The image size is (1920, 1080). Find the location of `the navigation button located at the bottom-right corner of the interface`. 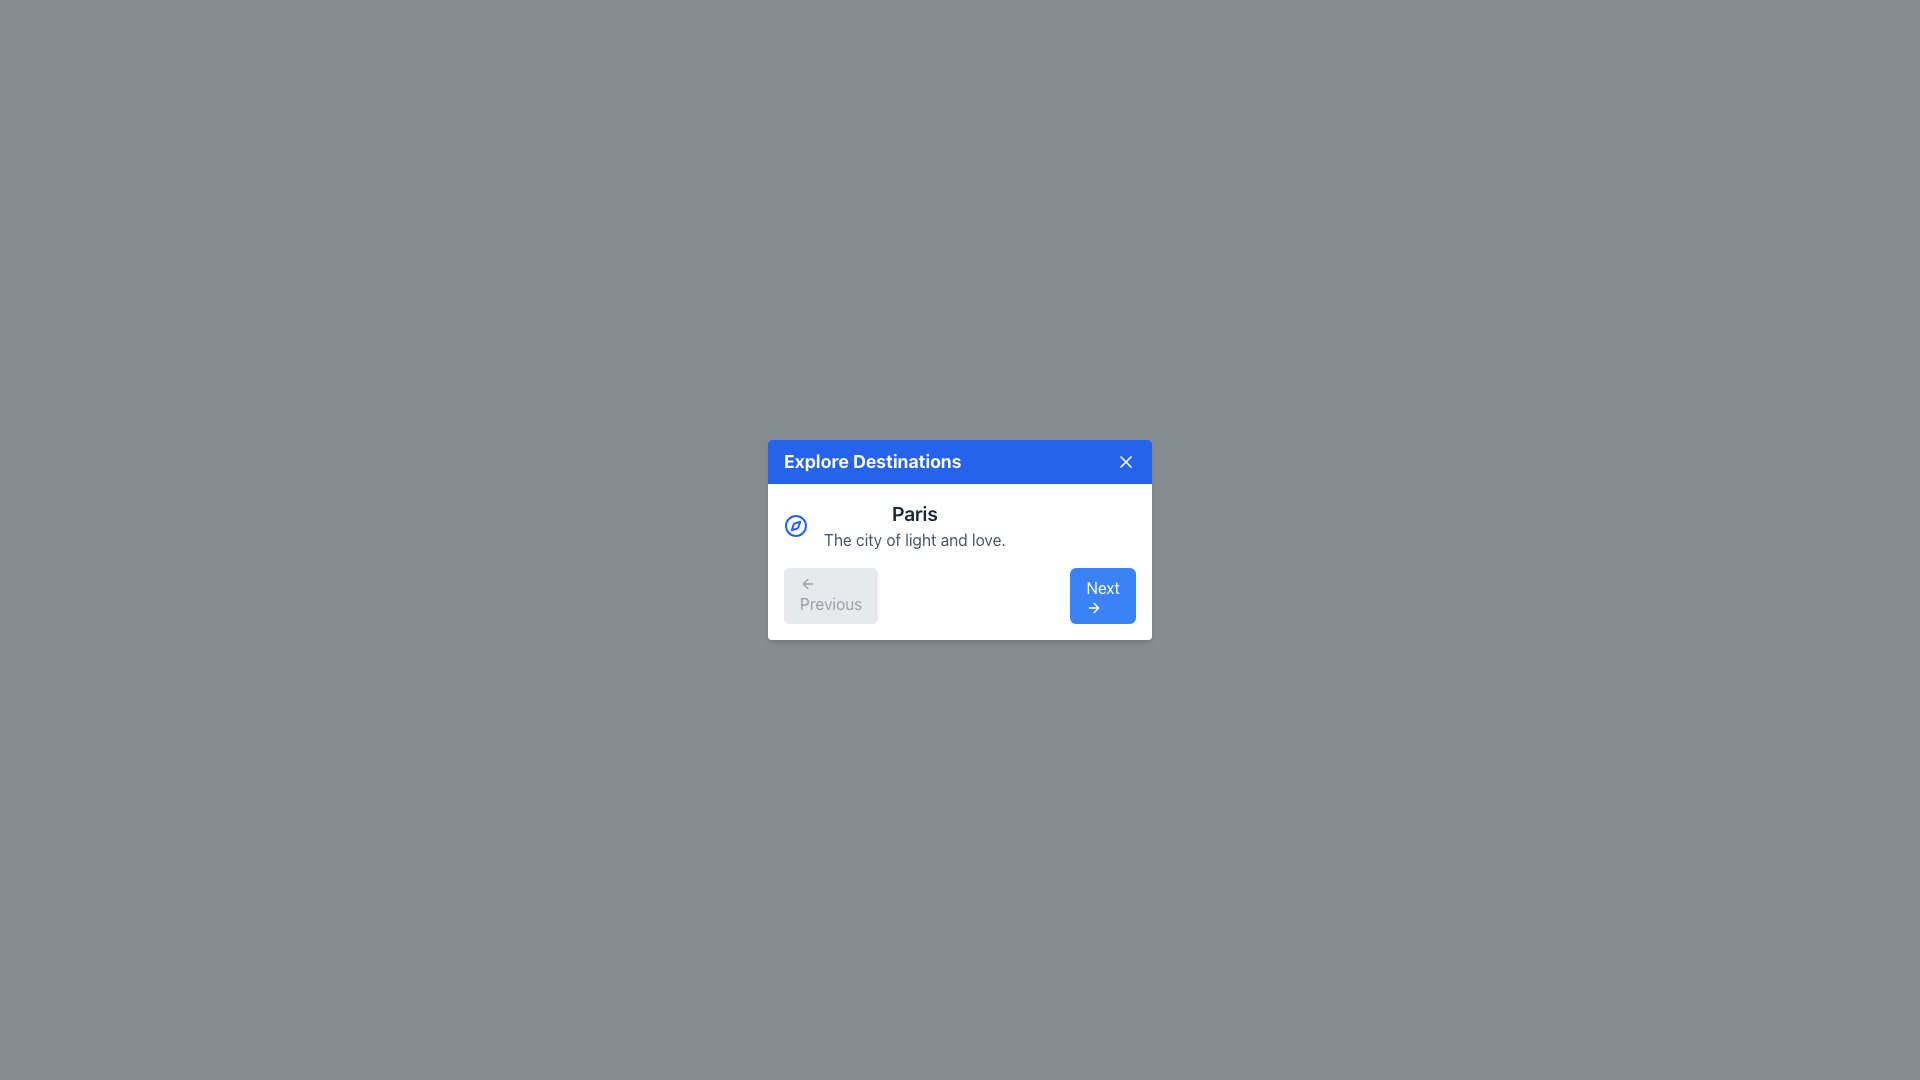

the navigation button located at the bottom-right corner of the interface is located at coordinates (1102, 595).